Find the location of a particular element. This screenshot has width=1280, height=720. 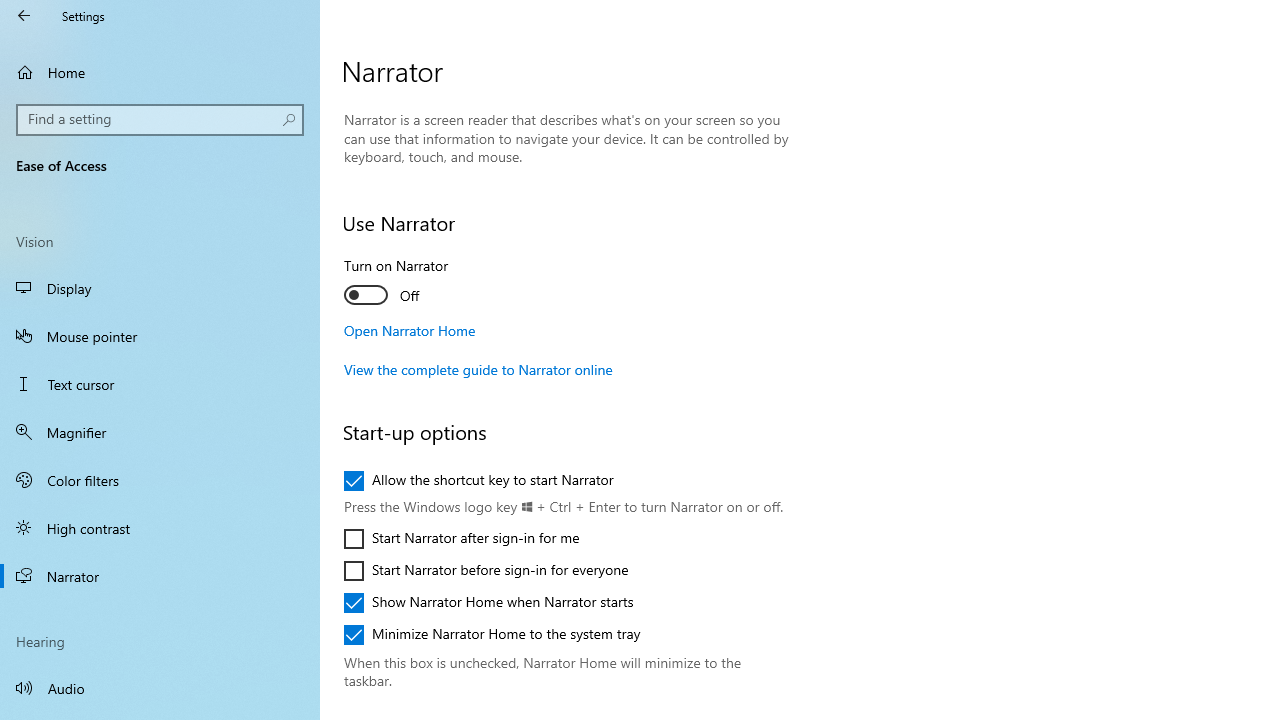

'Open Narrator Home' is located at coordinates (409, 329).